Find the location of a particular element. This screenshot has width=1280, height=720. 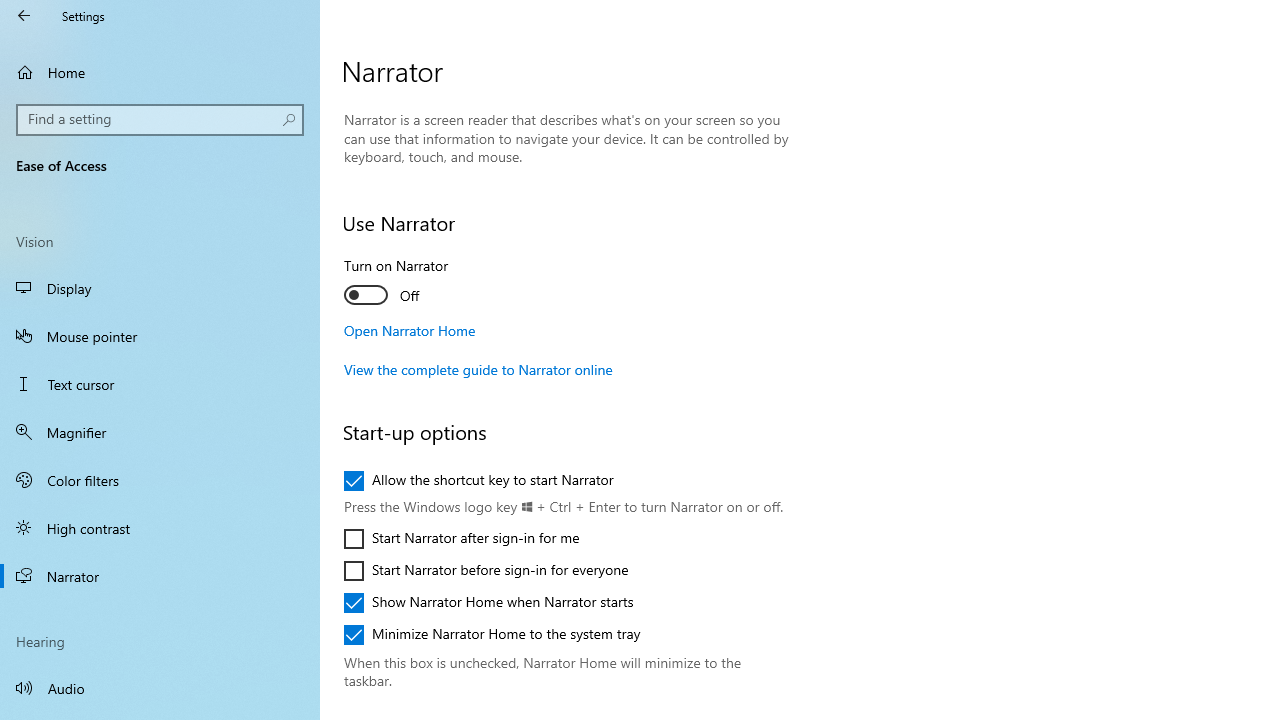

'Open Narrator Home' is located at coordinates (409, 329).